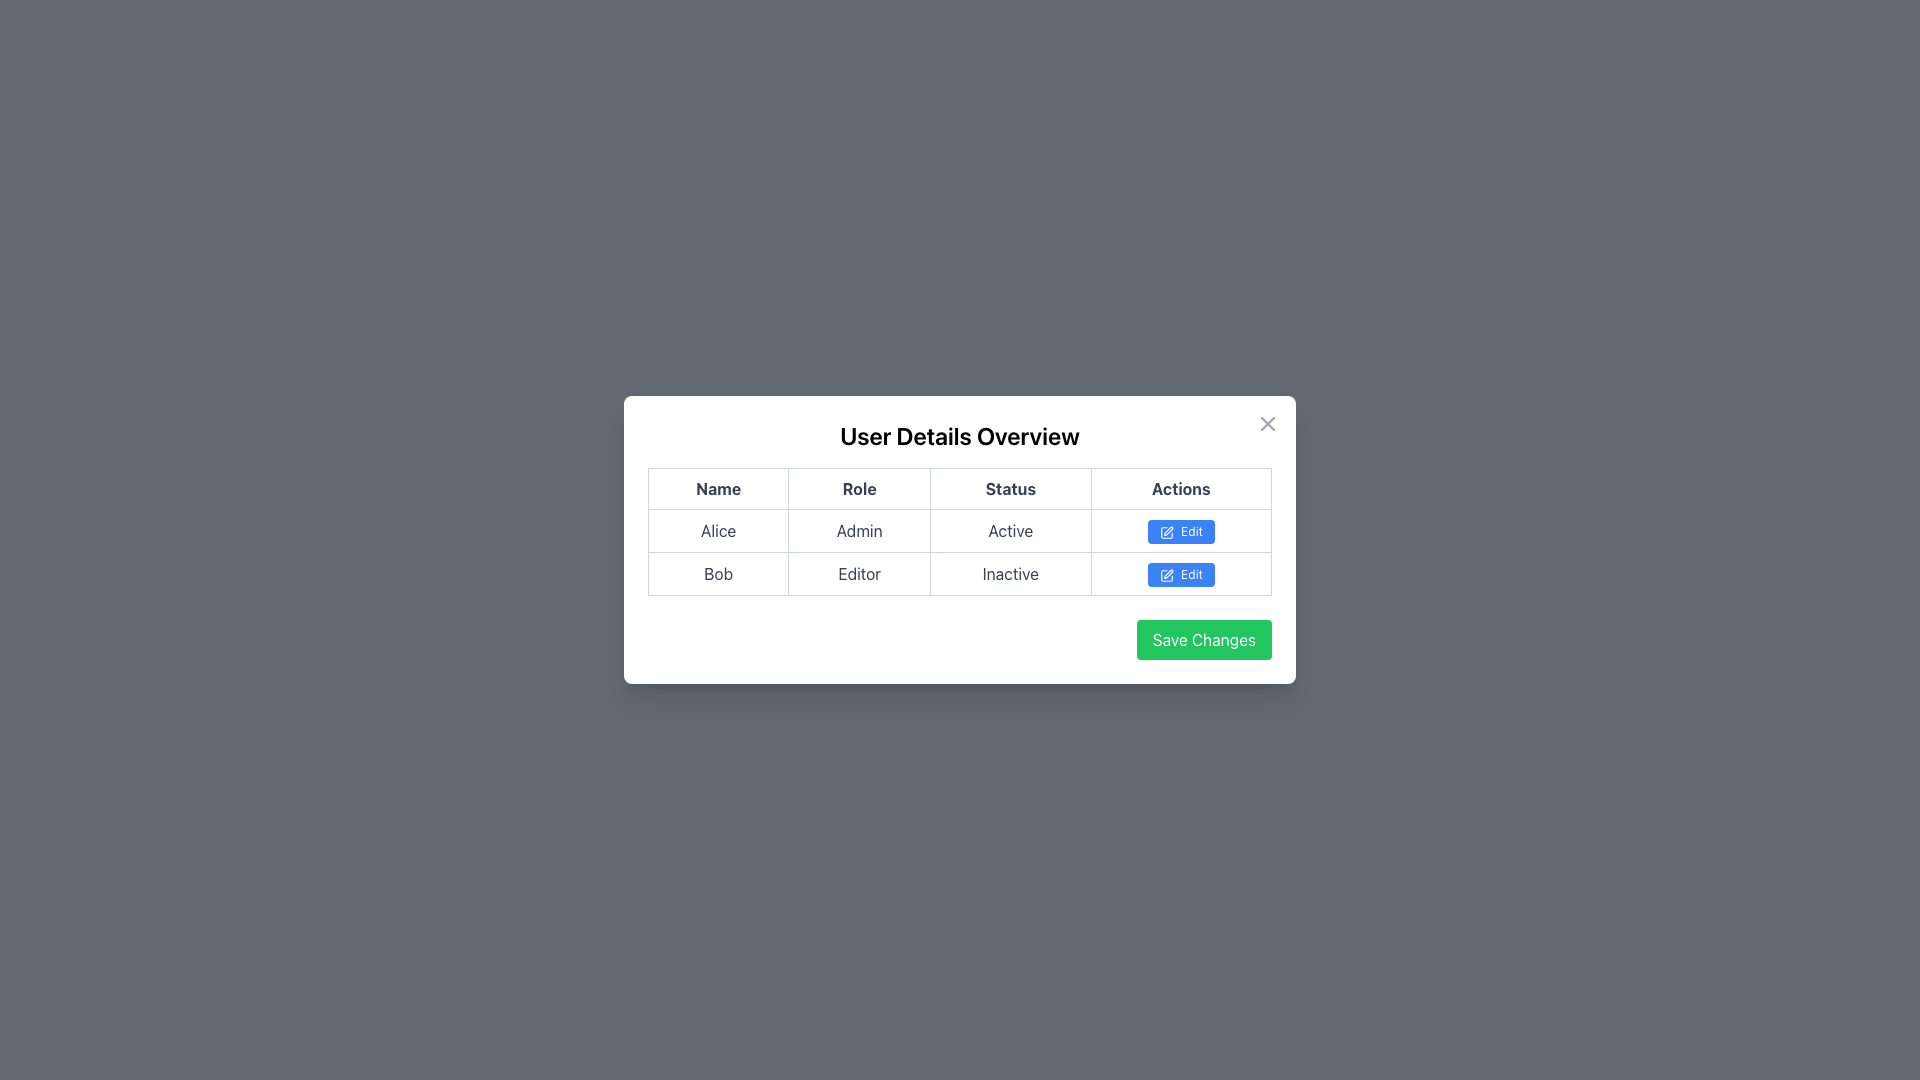 Image resolution: width=1920 pixels, height=1080 pixels. Describe the element at coordinates (1181, 574) in the screenshot. I see `the blue 'Edit' button with a pen icon in the 'Actions' column of the second row under the 'User Details Overview' section` at that location.